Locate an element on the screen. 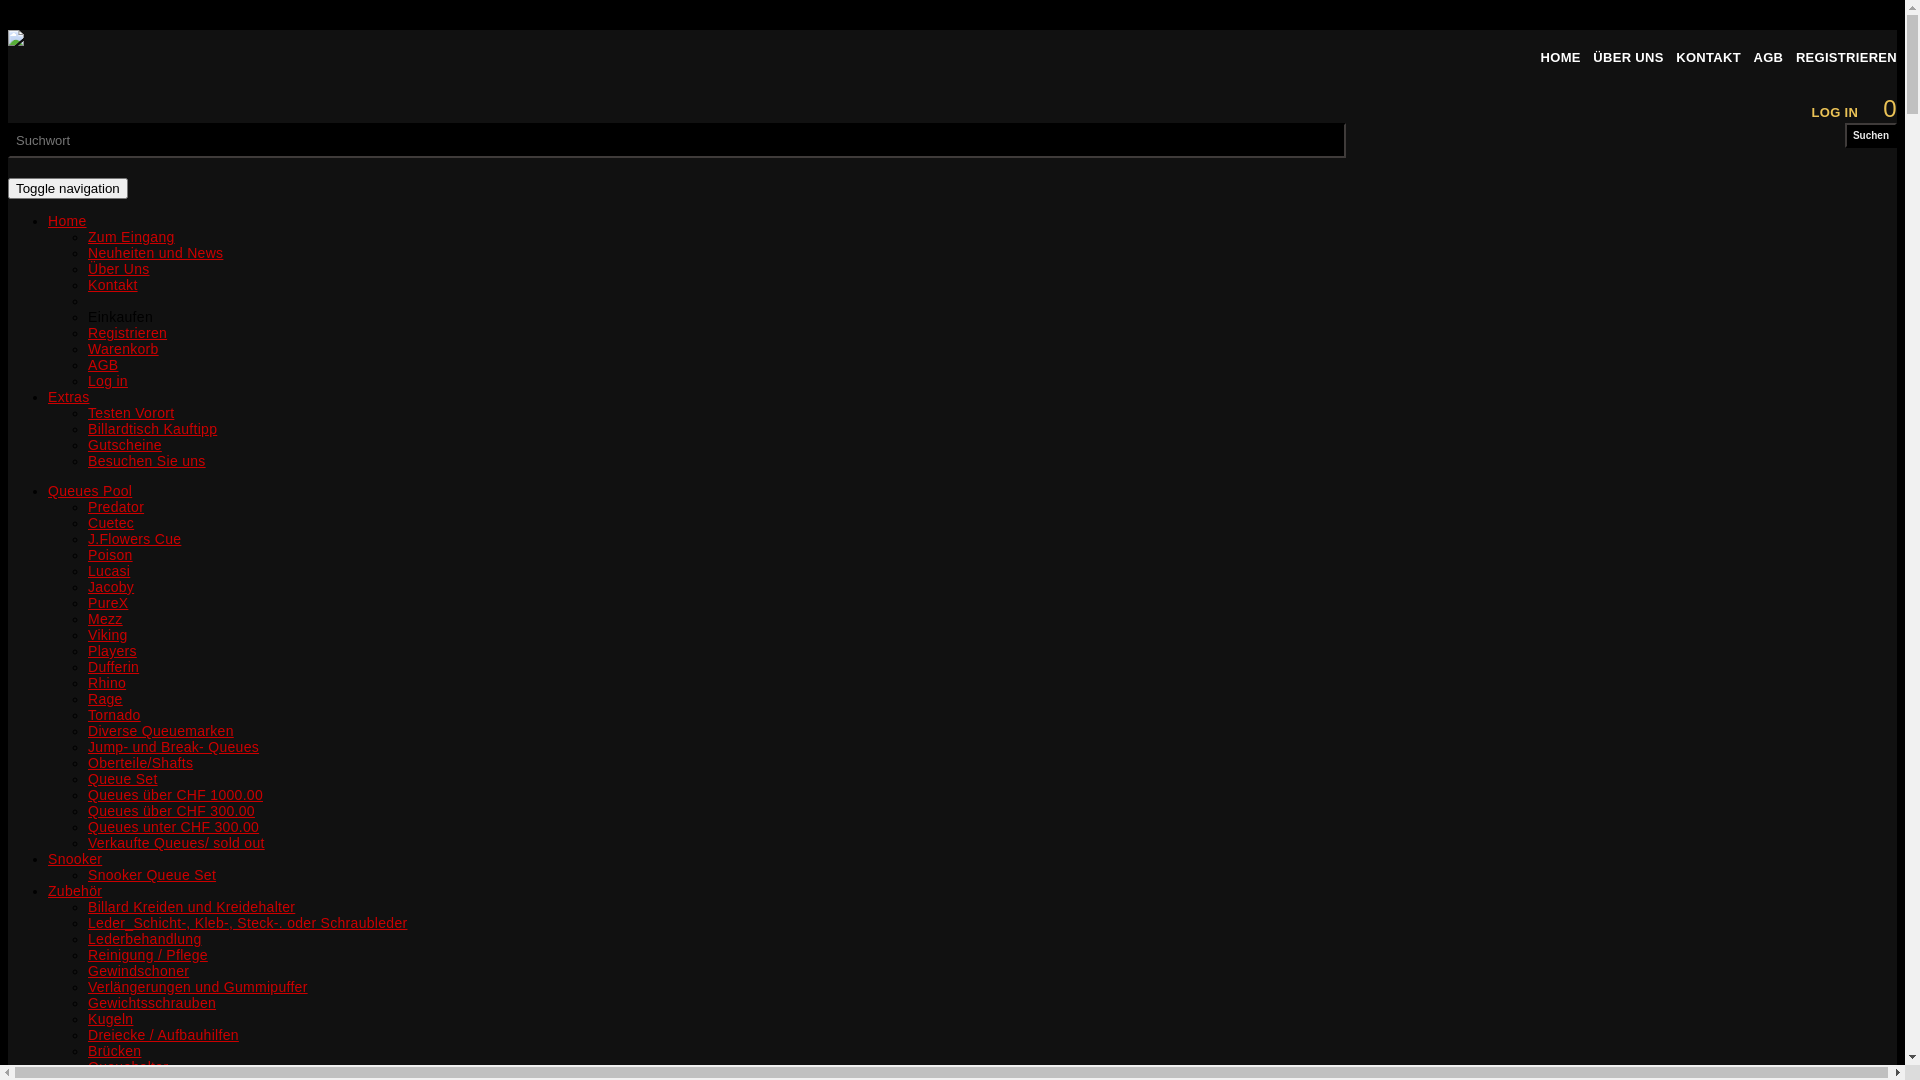 This screenshot has width=1920, height=1080. 'Reinigung / Pflege' is located at coordinates (147, 954).